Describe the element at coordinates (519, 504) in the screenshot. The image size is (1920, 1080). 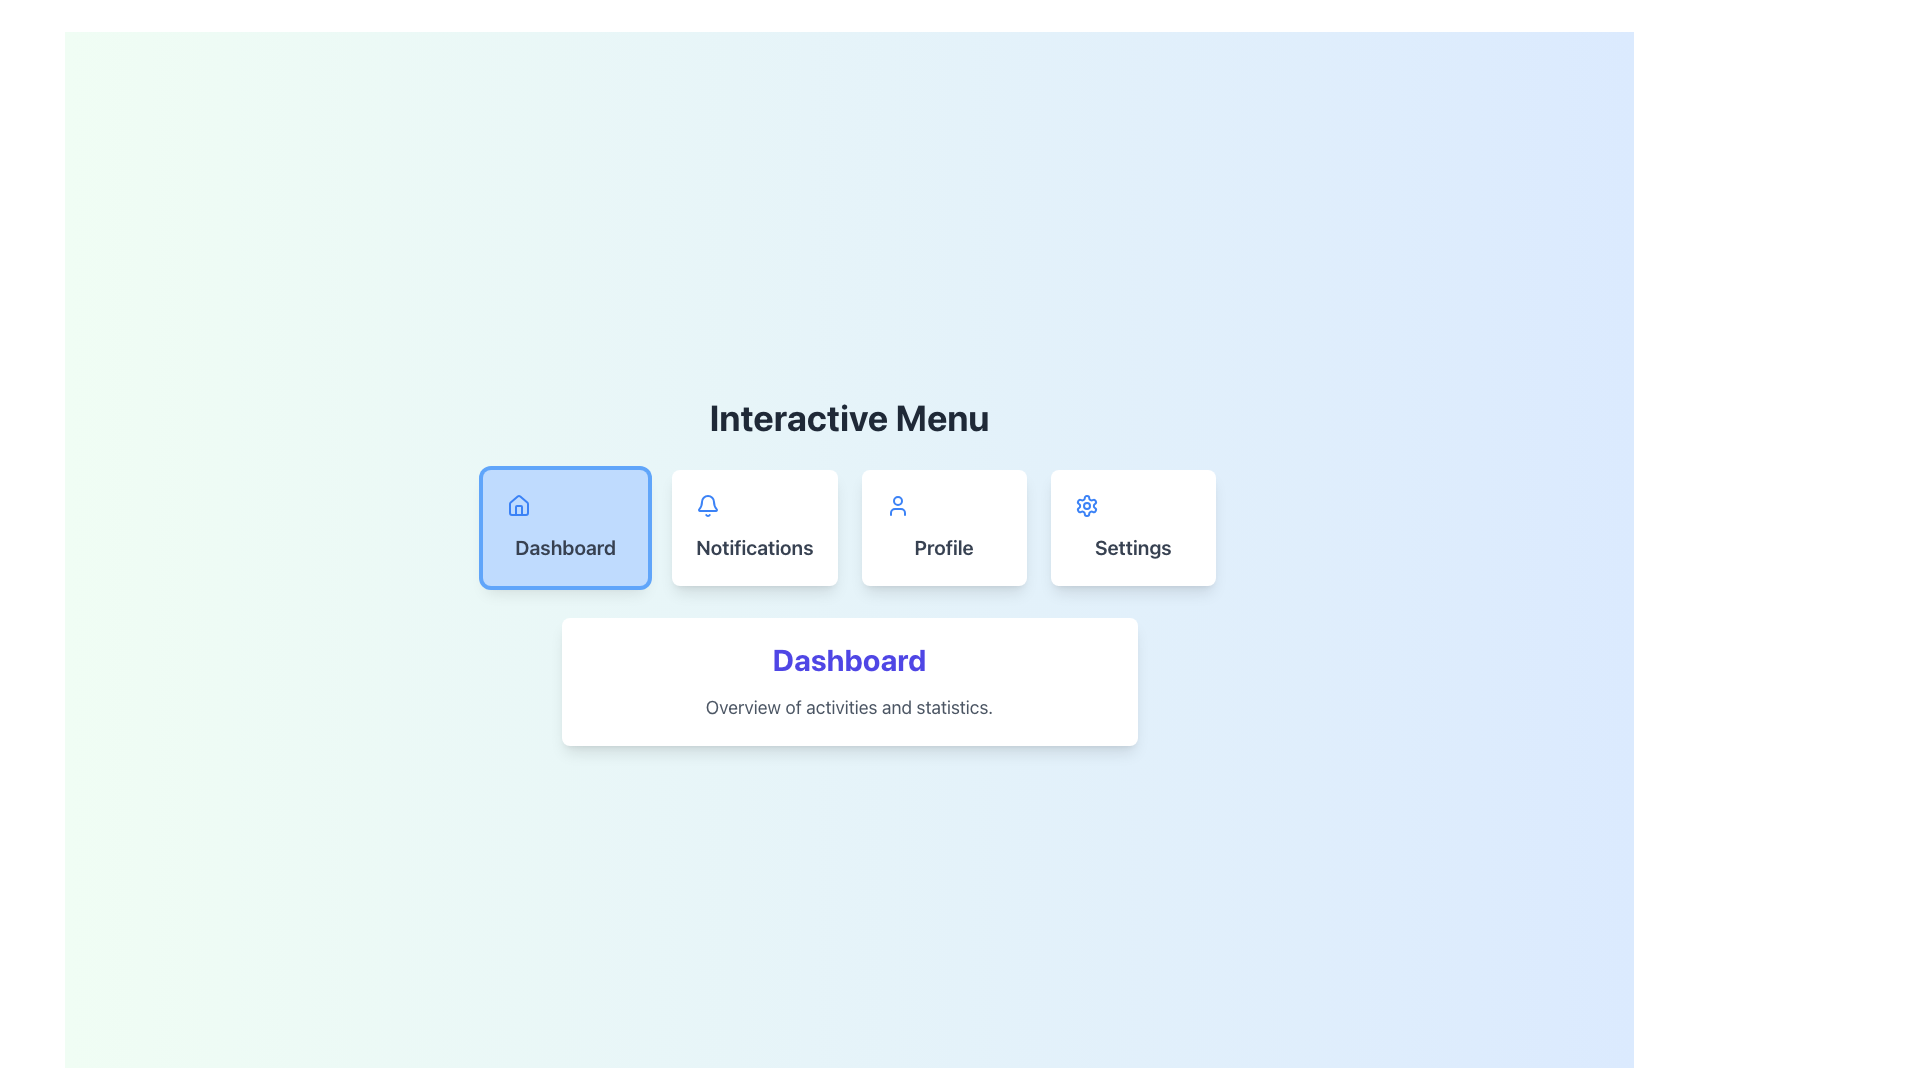
I see `the roof section of the house icon, which is part of a blue-highlighted box above the 'Dashboard' text` at that location.